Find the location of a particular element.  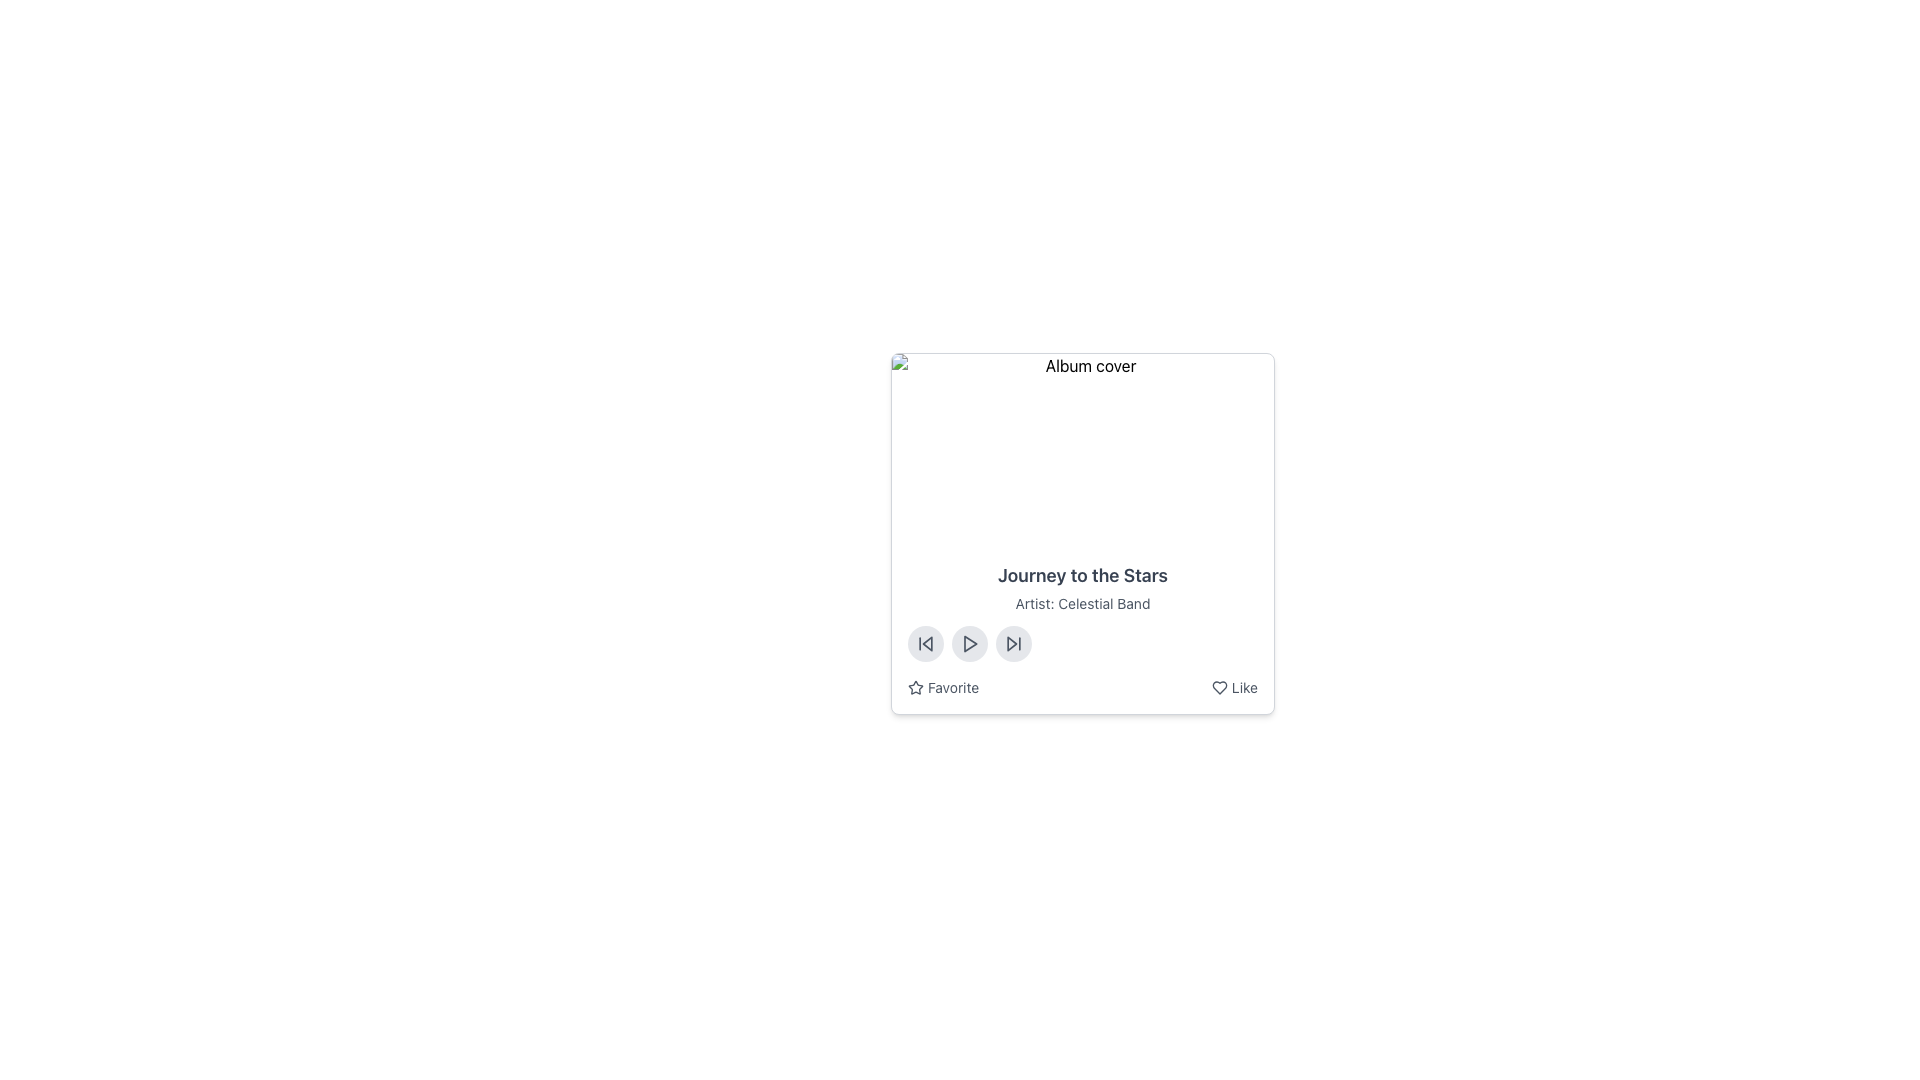

the favorite icon located to the left of the 'Favorite' text is located at coordinates (915, 686).